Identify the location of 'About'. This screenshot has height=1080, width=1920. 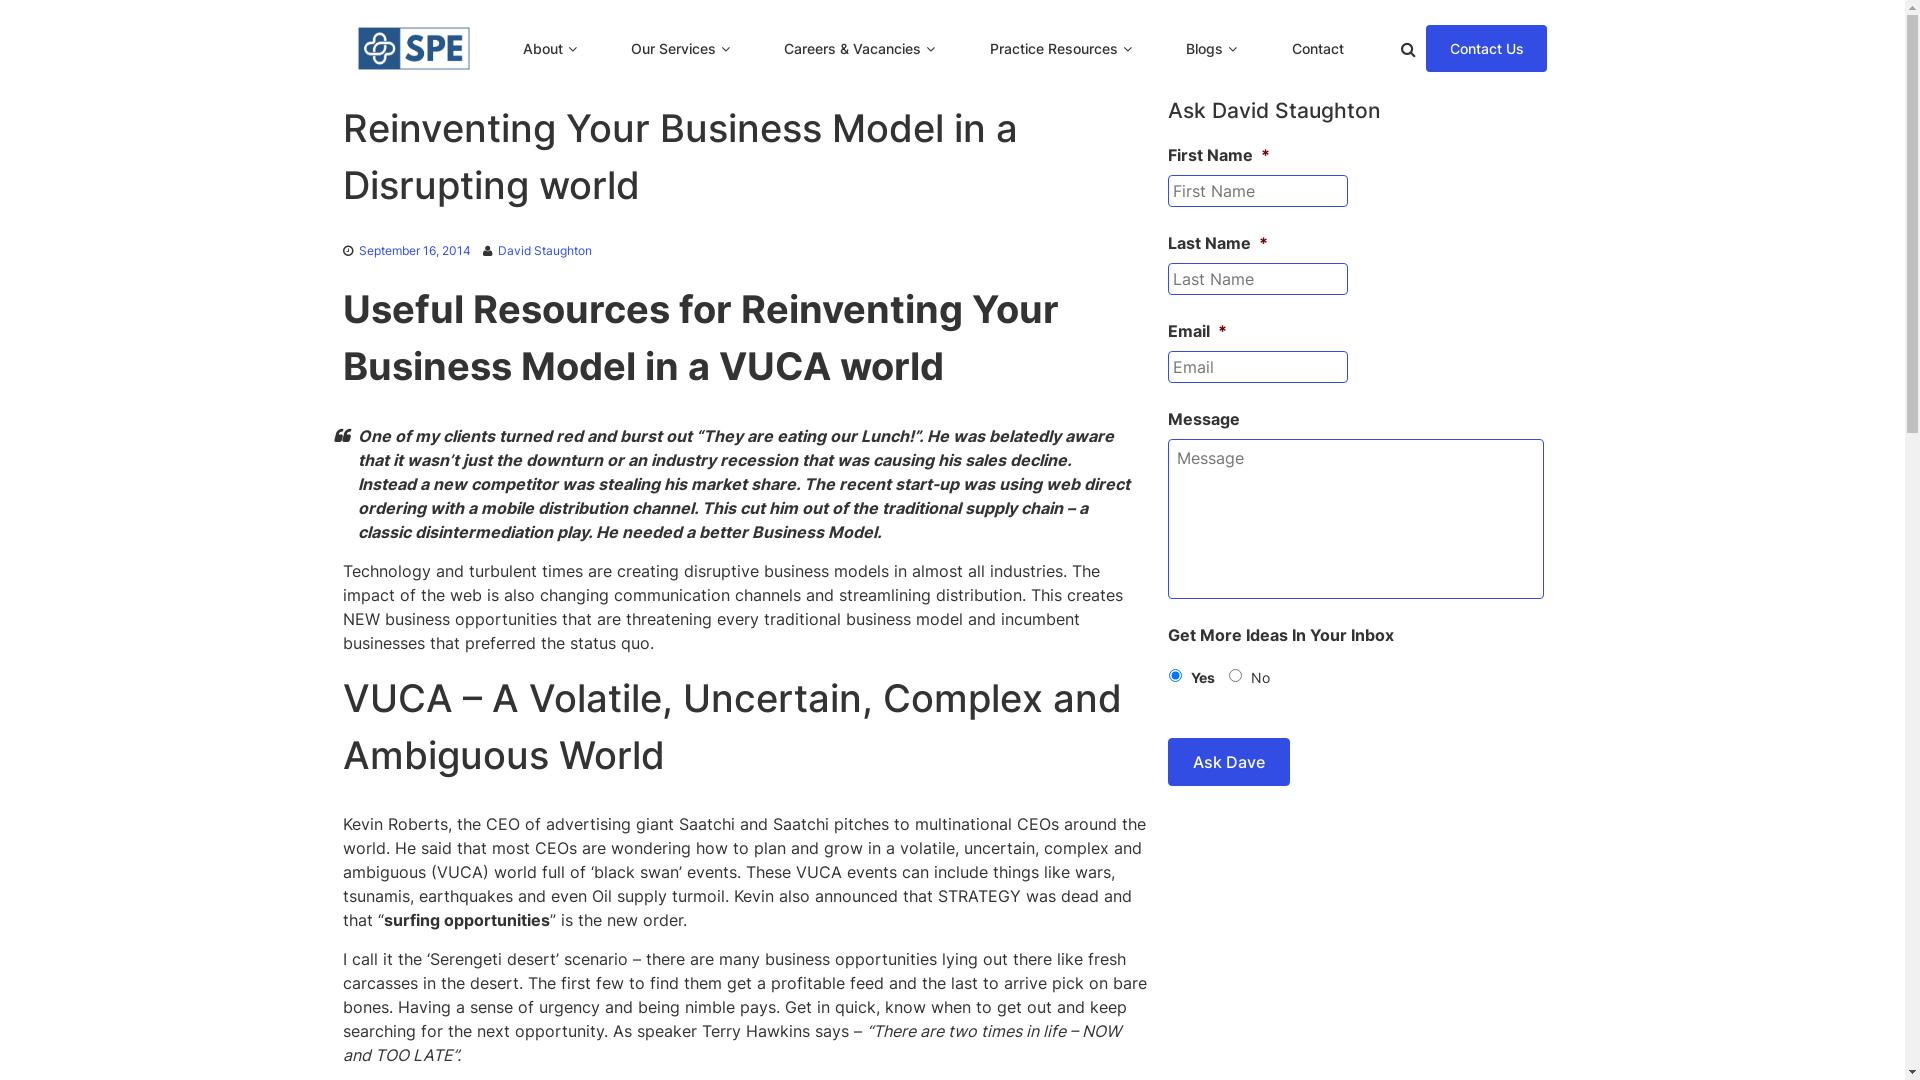
(542, 47).